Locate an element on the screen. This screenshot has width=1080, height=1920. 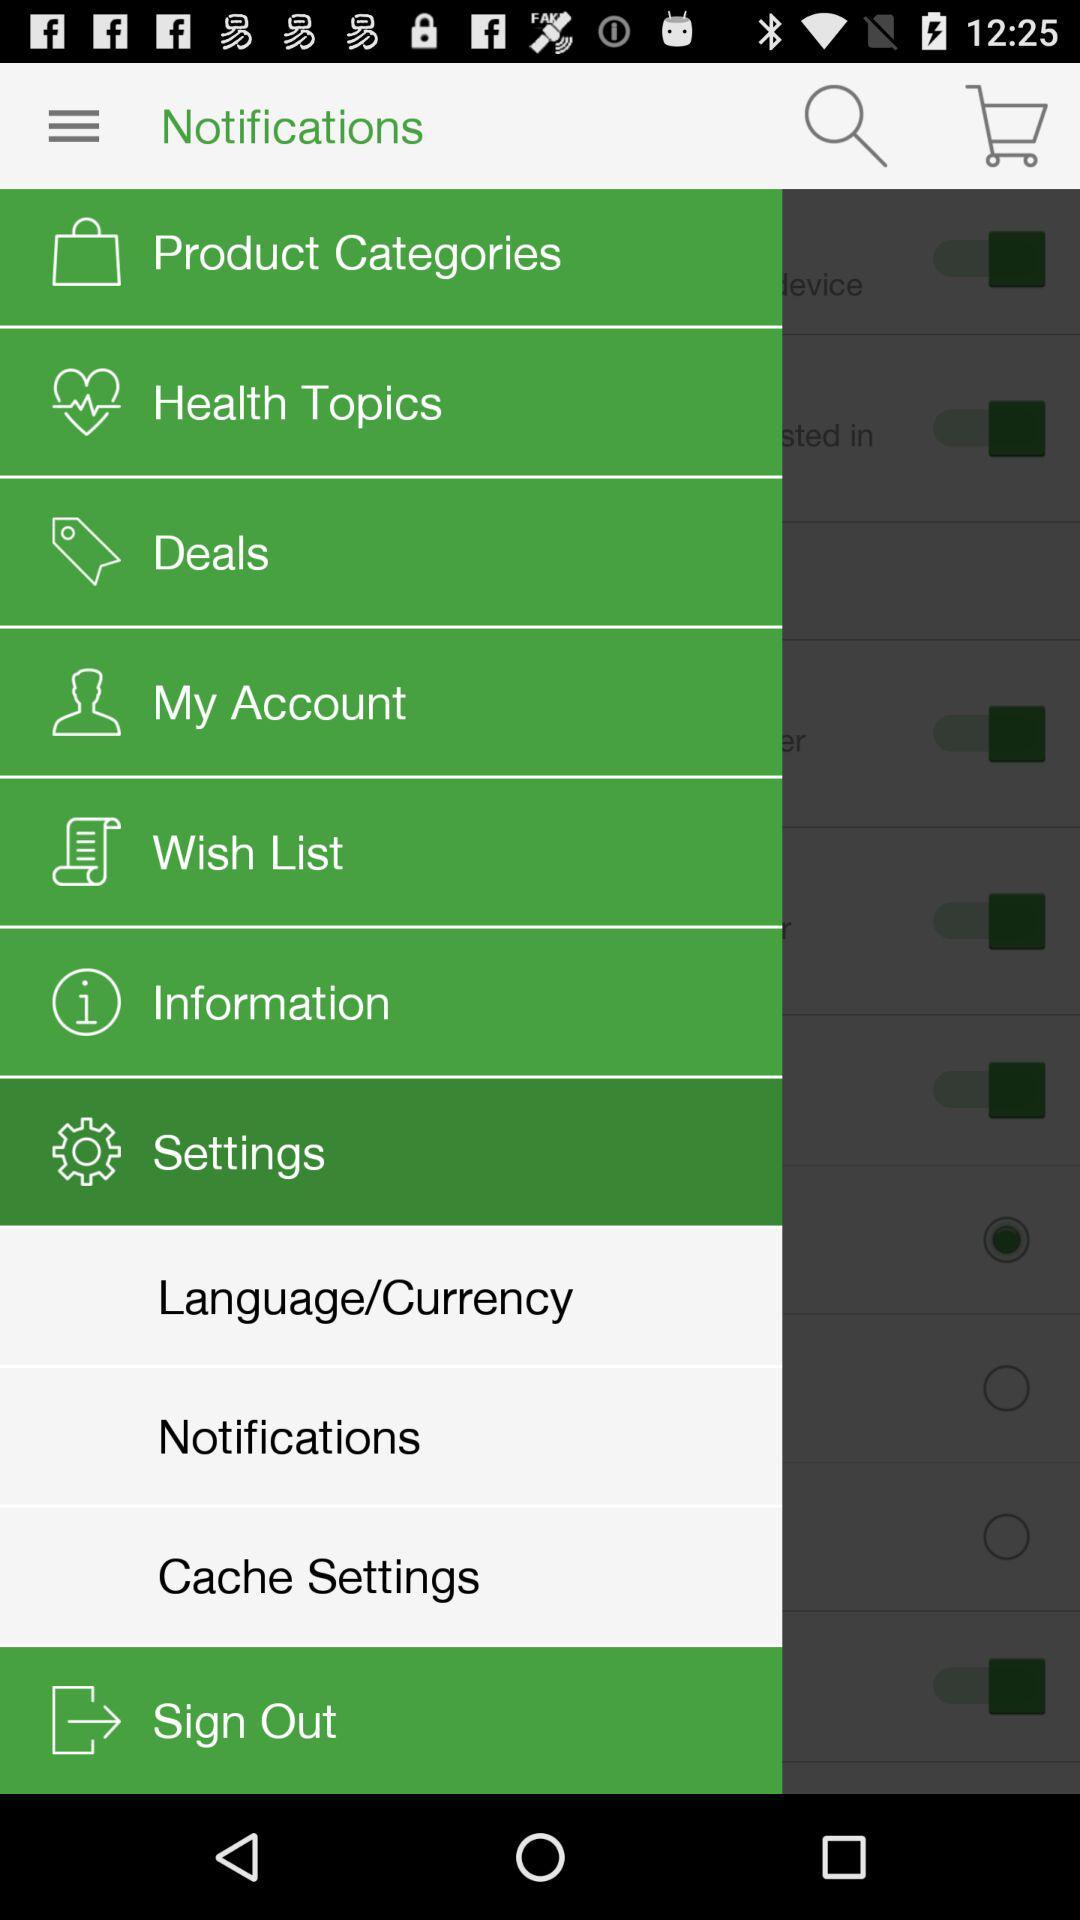
the search icon is located at coordinates (845, 133).